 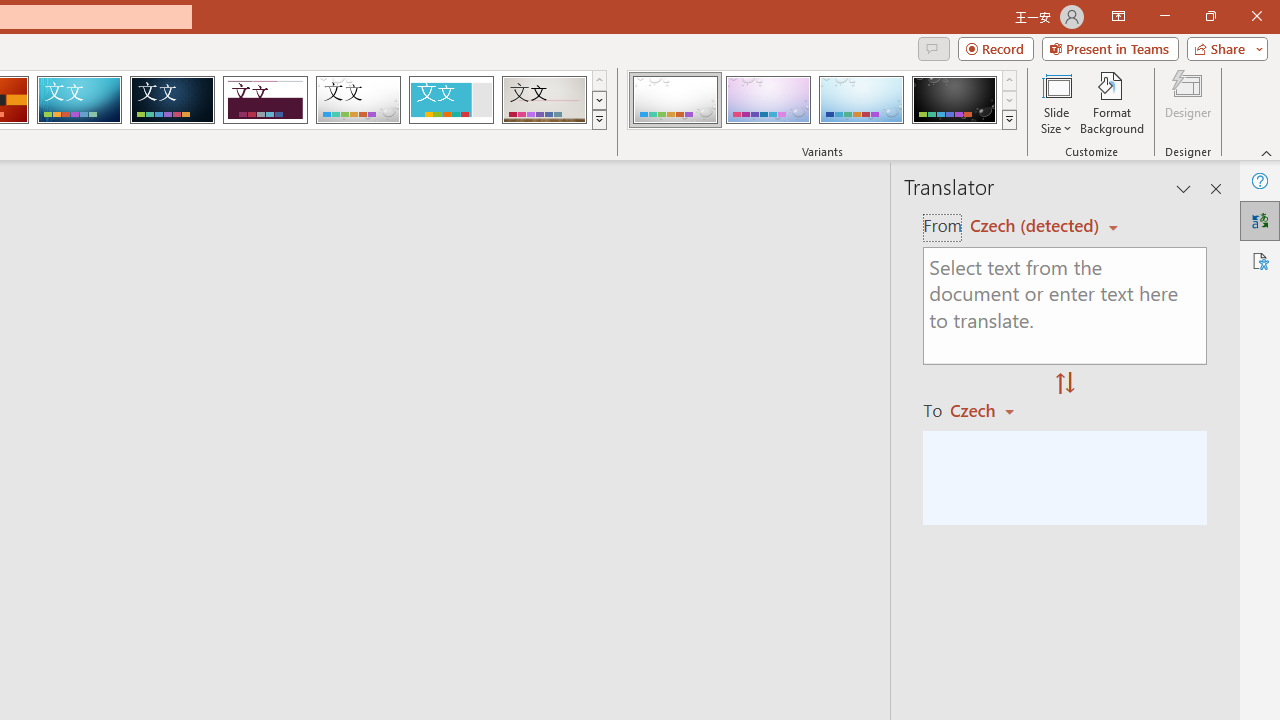 What do you see at coordinates (675, 100) in the screenshot?
I see `'Droplet Variant 1'` at bounding box center [675, 100].